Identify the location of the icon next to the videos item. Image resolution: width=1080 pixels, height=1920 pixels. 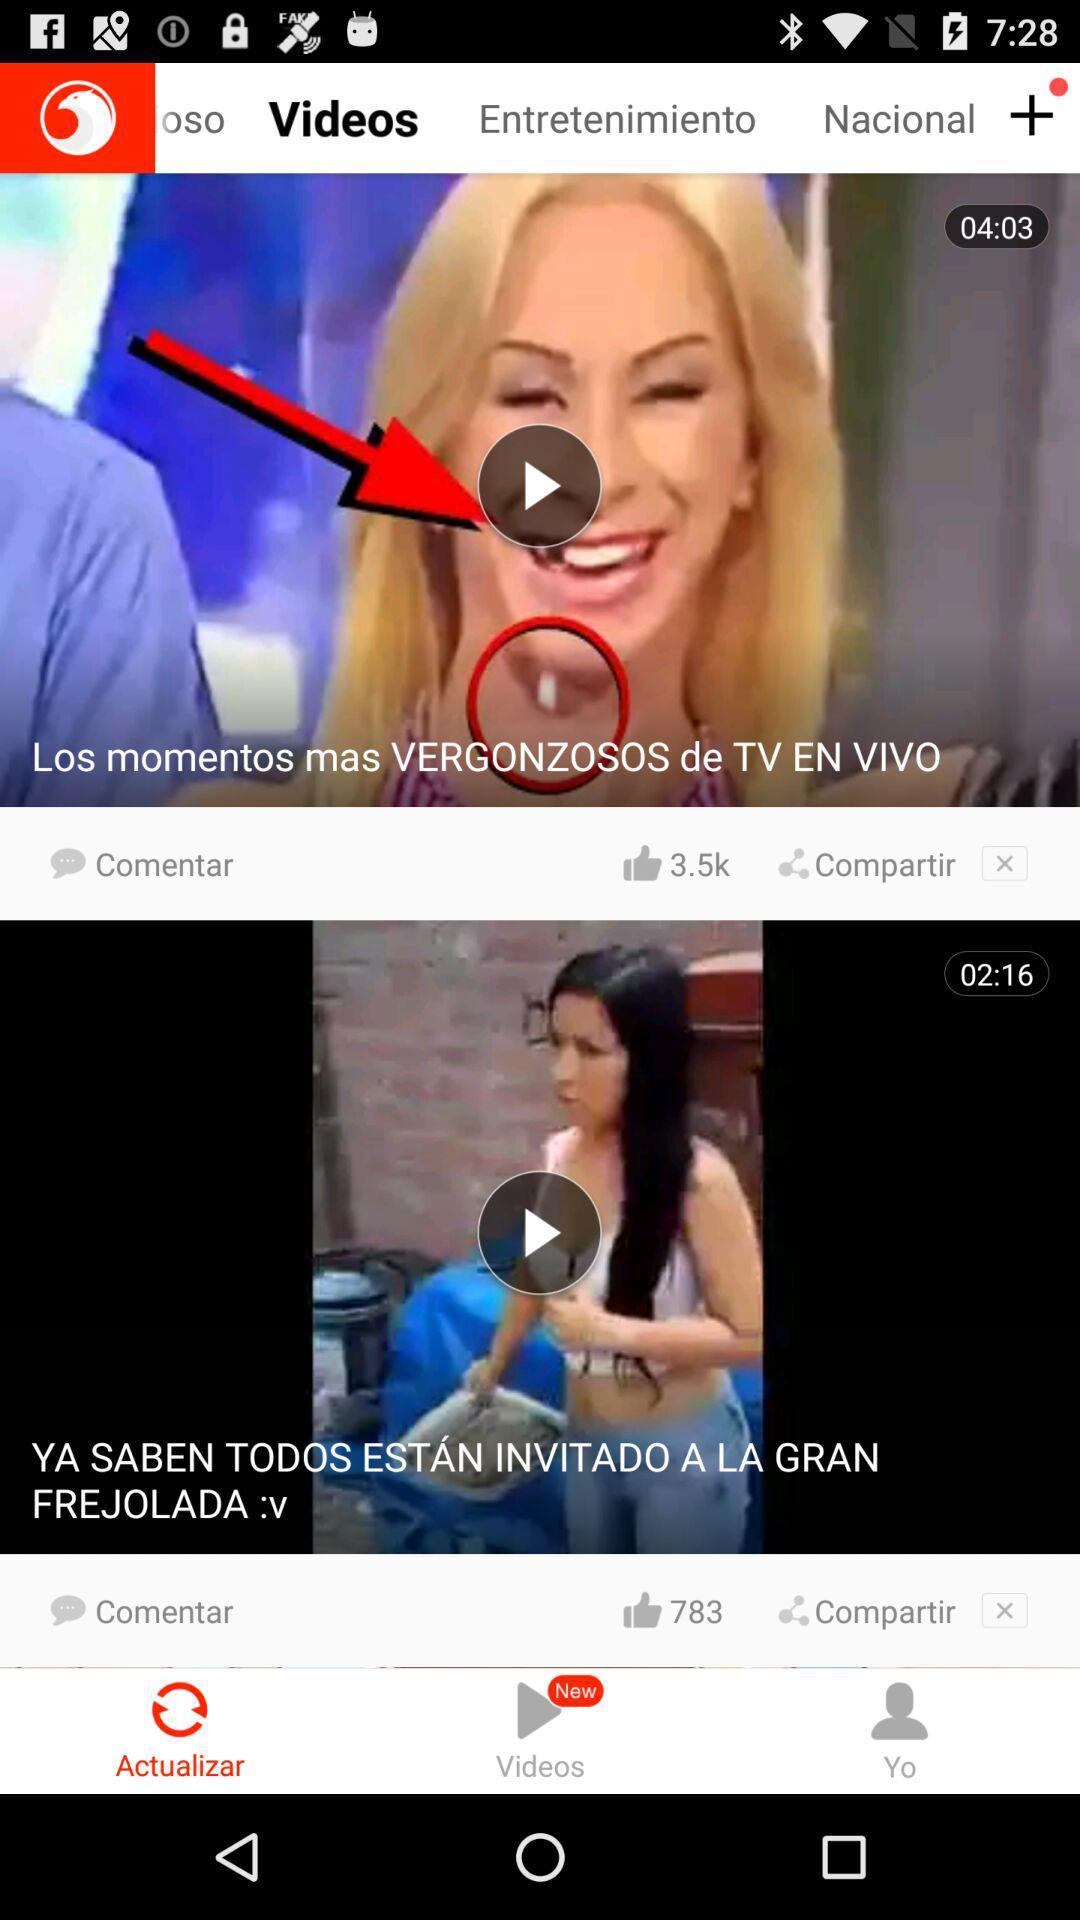
(898, 1730).